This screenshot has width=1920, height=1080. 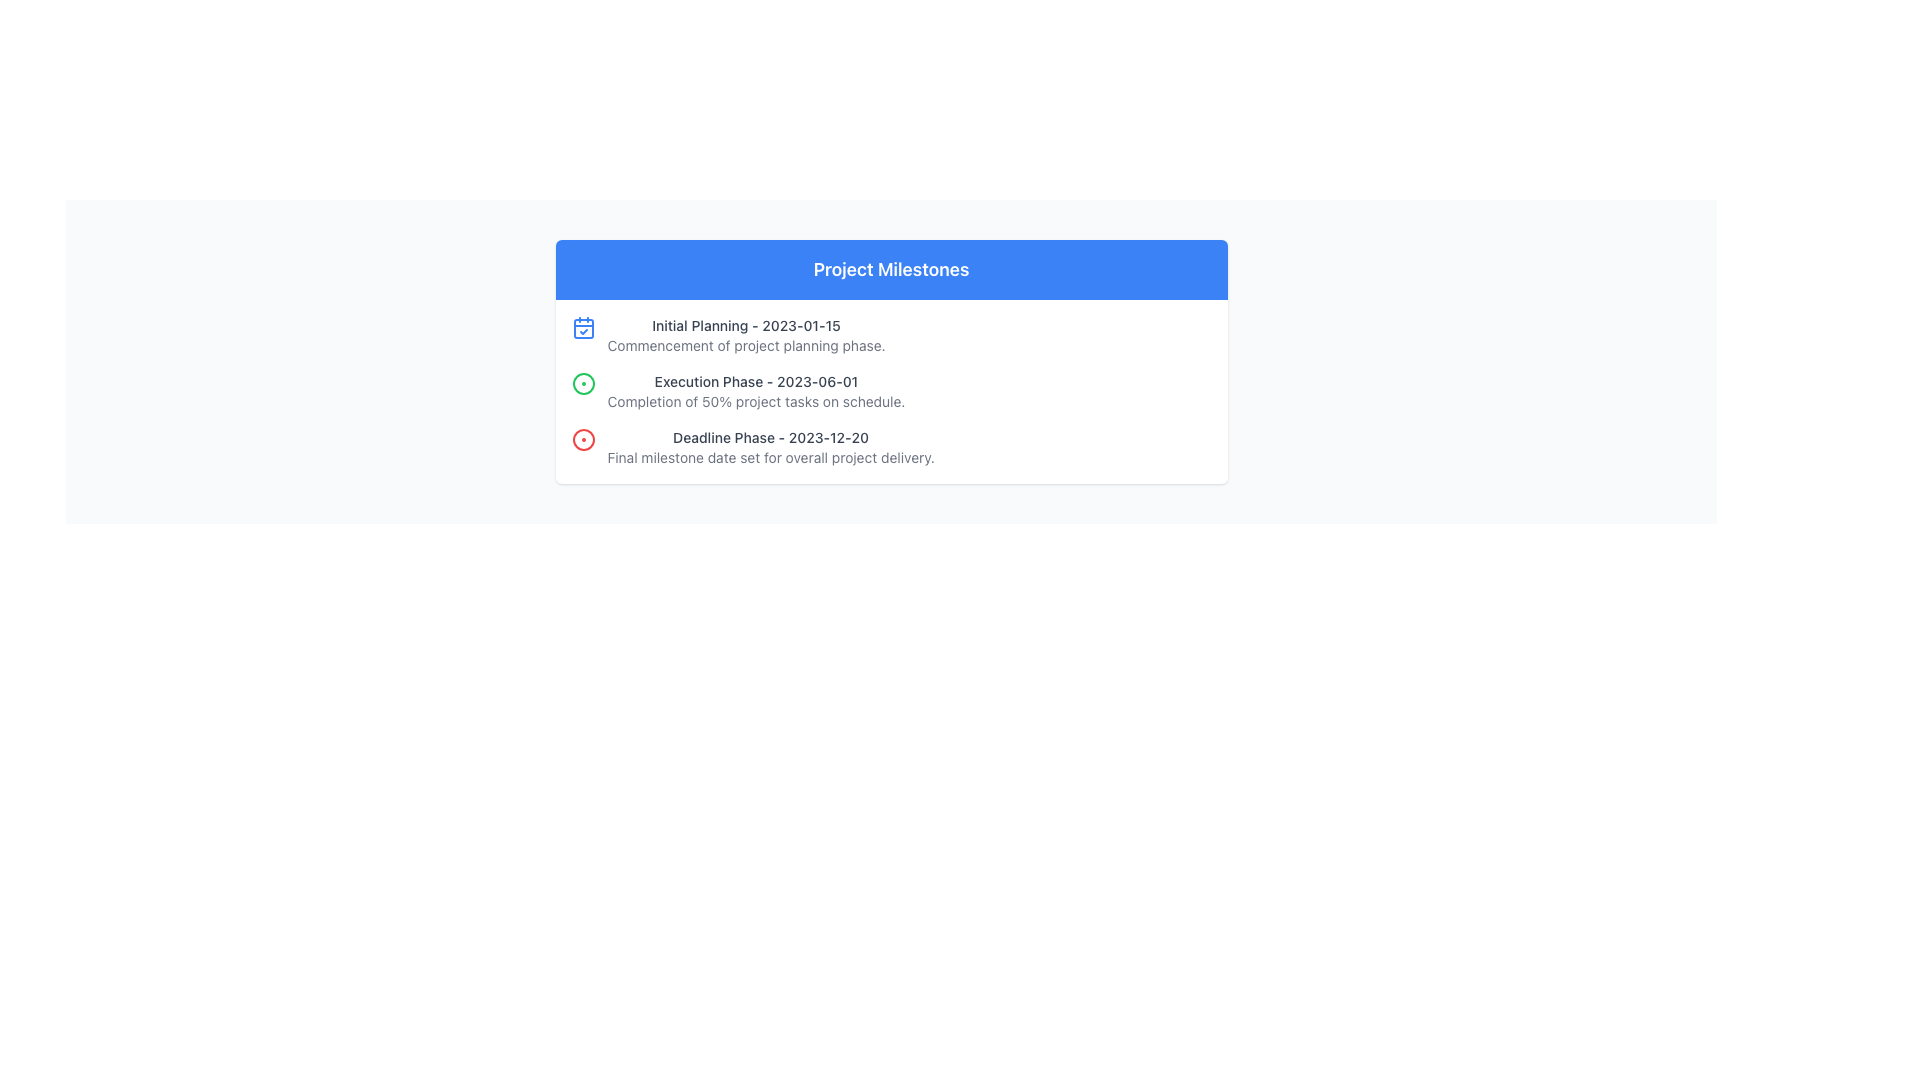 What do you see at coordinates (582, 327) in the screenshot?
I see `the rounded rectangle within the calendar icon at the top-left corner of 'Initial Planning - 2023-01-15'` at bounding box center [582, 327].